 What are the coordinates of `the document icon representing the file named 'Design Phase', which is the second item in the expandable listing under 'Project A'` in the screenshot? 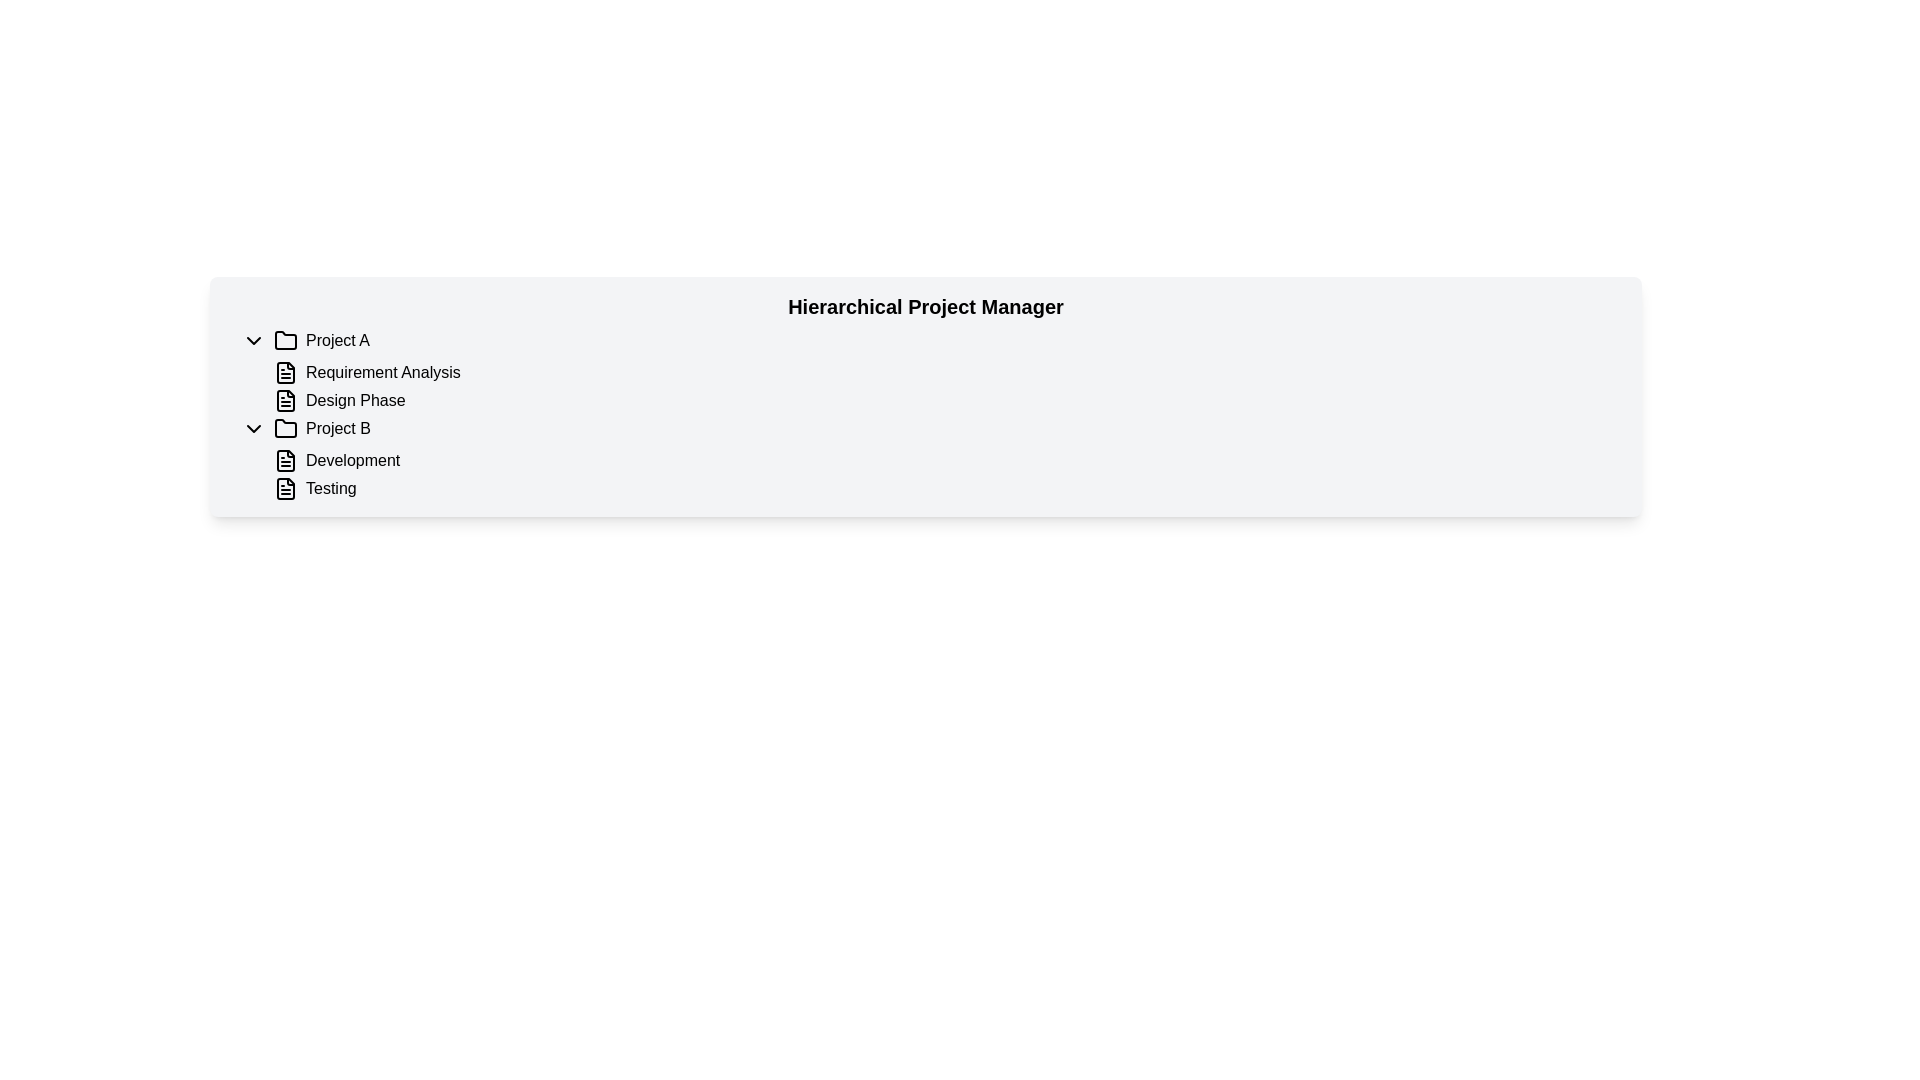 It's located at (285, 401).